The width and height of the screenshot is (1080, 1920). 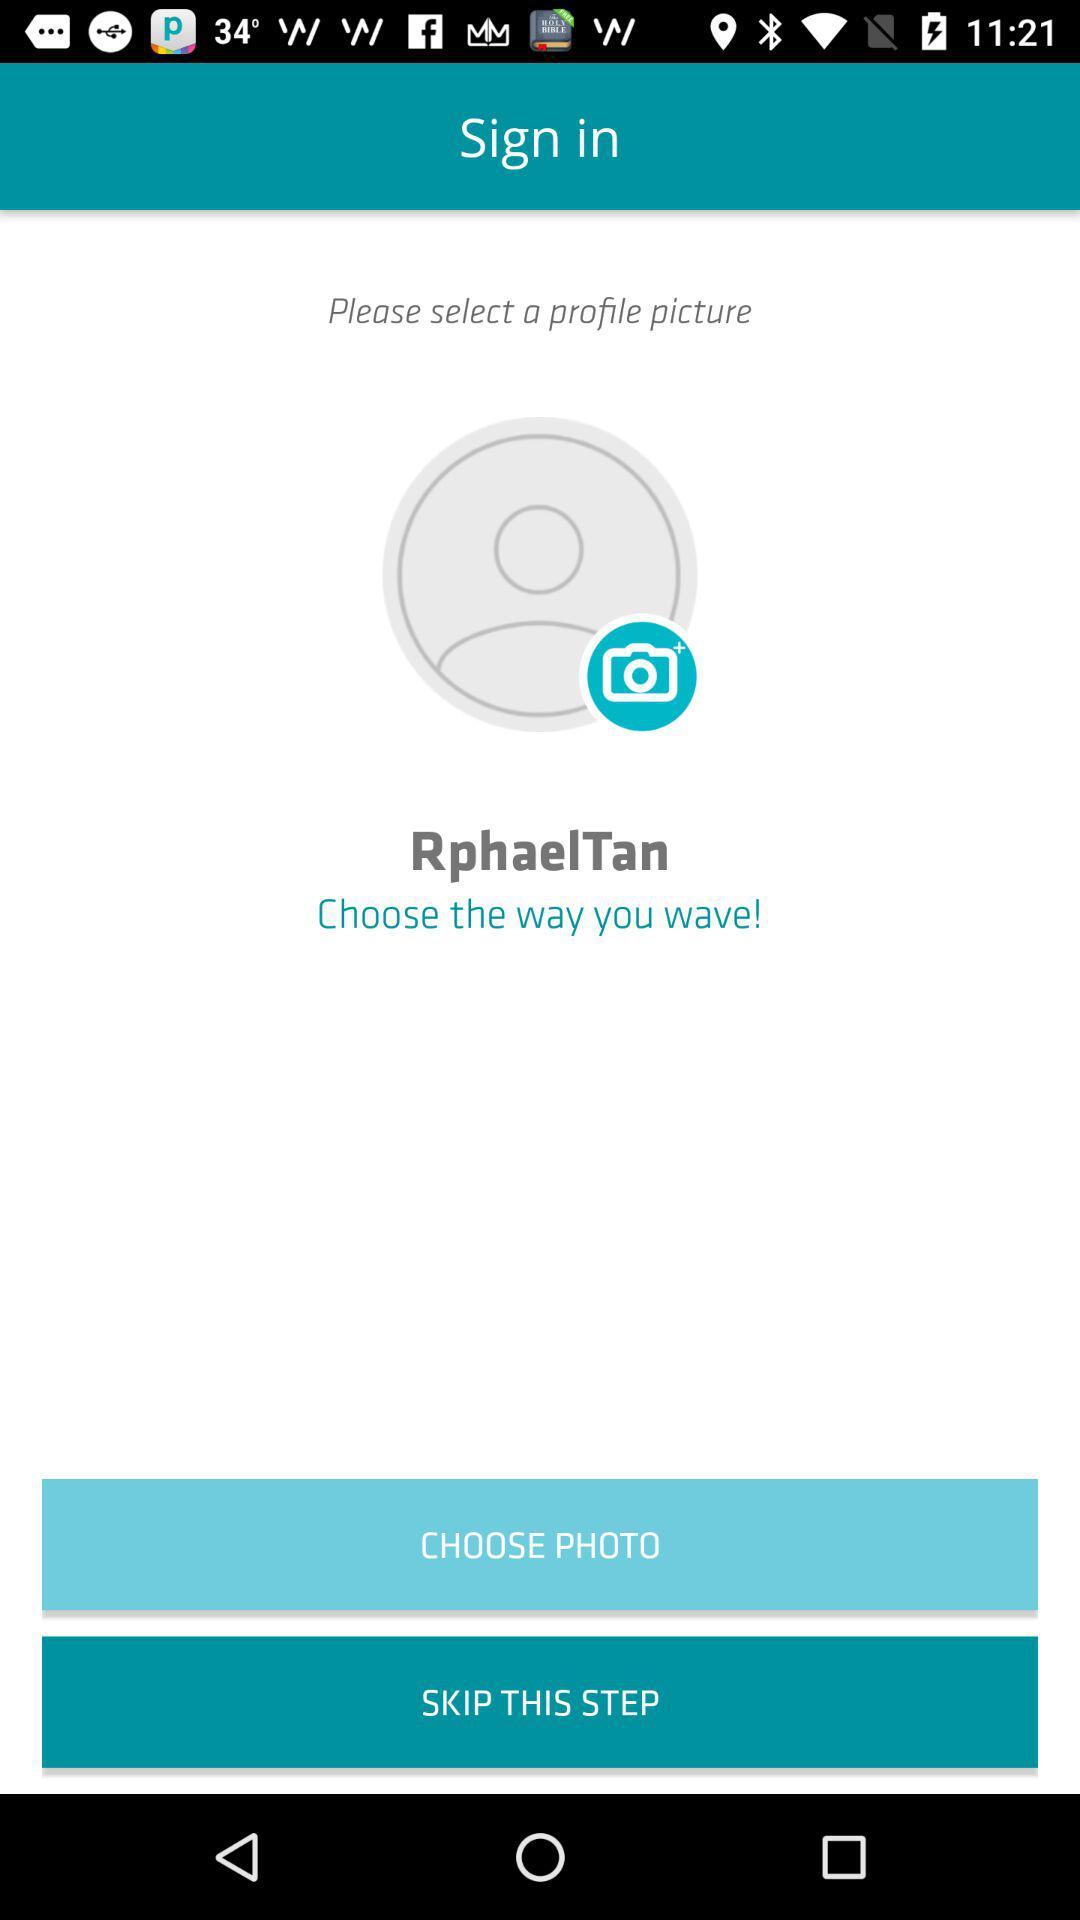 I want to click on item below the choose photo item, so click(x=540, y=1701).